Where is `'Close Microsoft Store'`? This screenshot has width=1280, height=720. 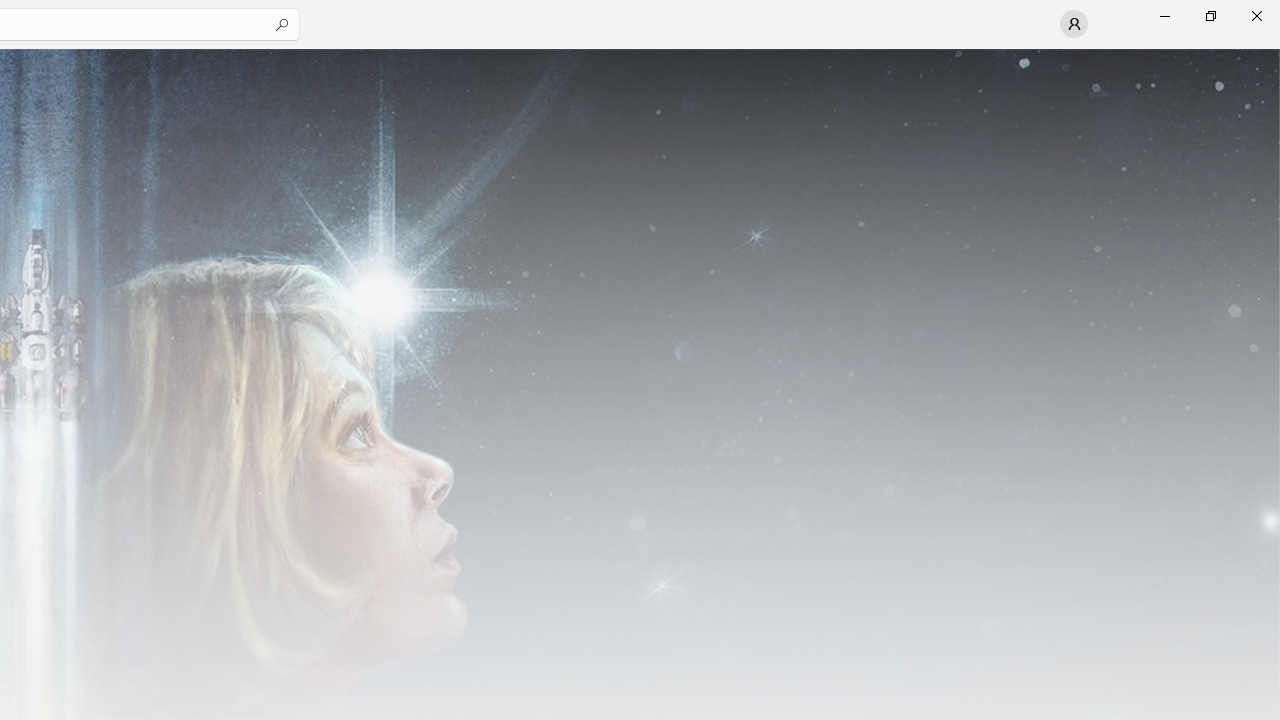
'Close Microsoft Store' is located at coordinates (1255, 15).